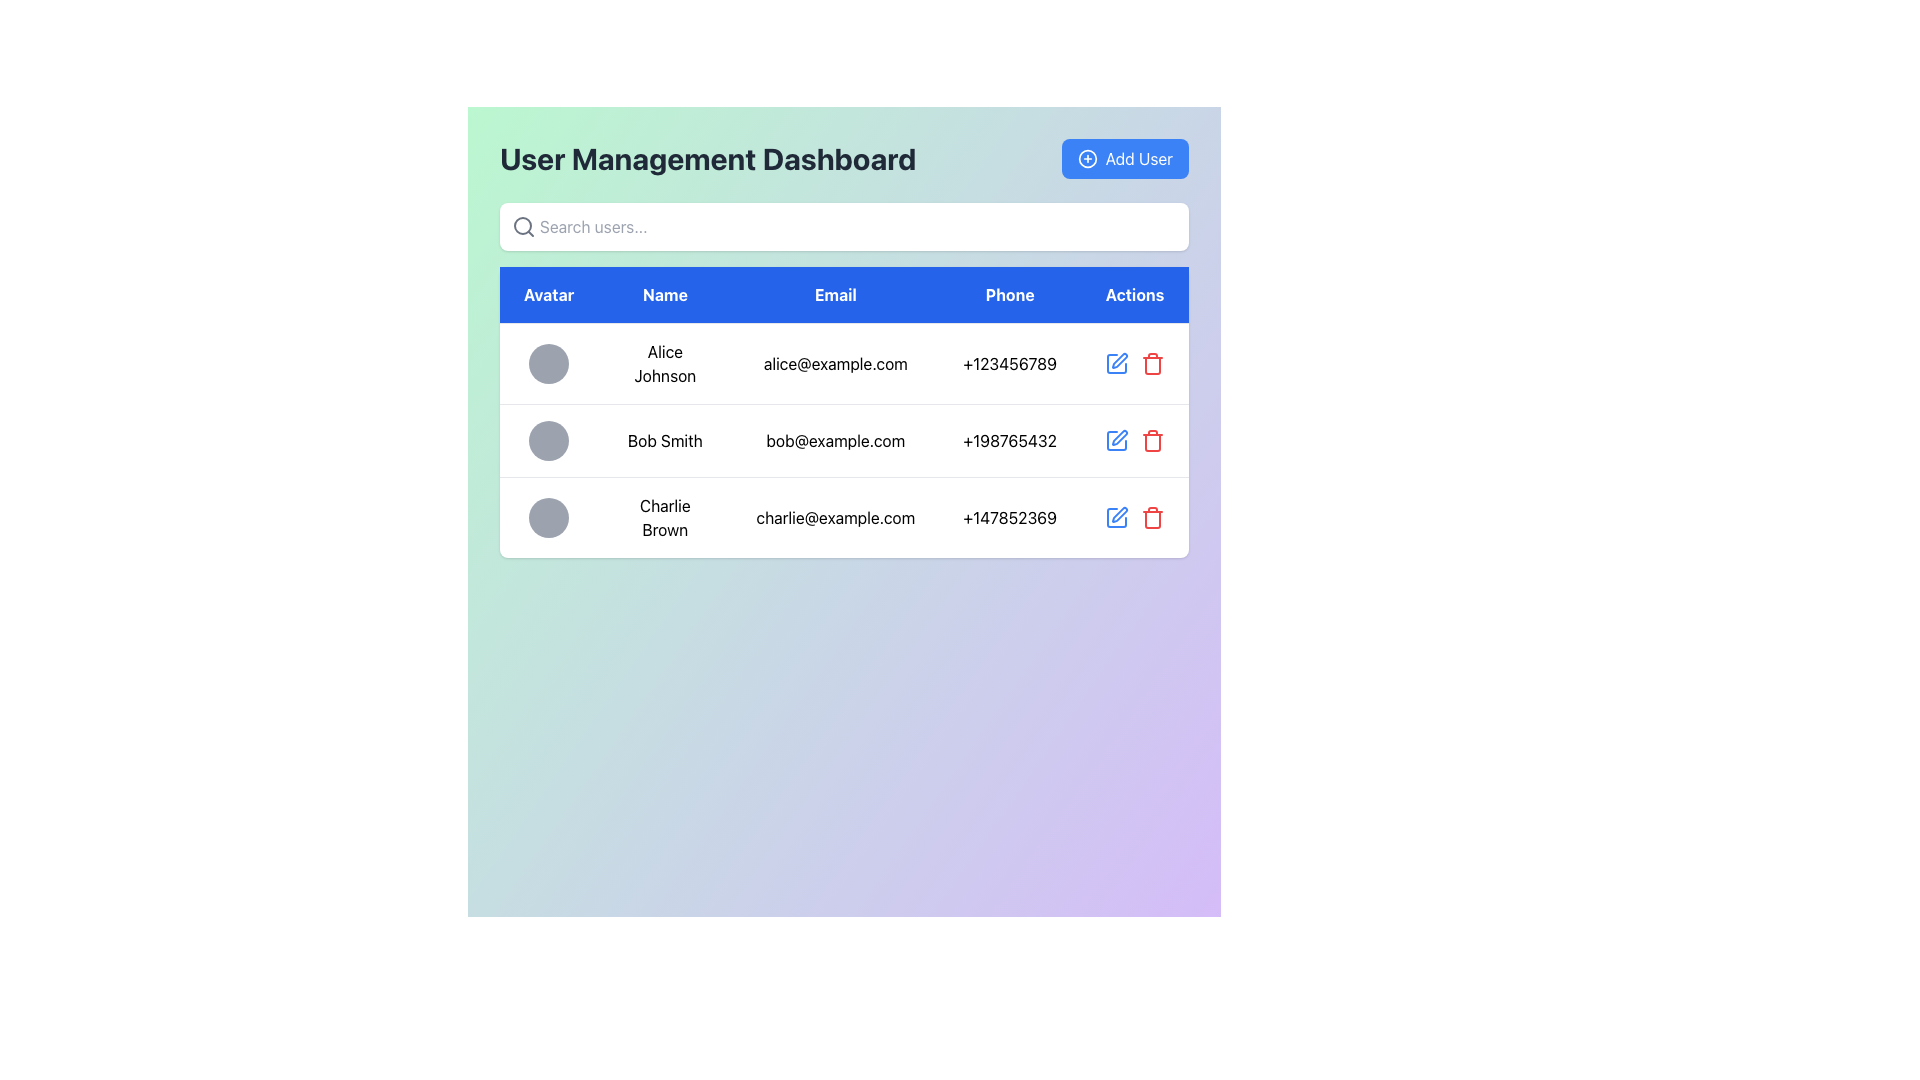 Image resolution: width=1920 pixels, height=1080 pixels. What do you see at coordinates (665, 439) in the screenshot?
I see `the Text Label displaying the name 'Bob Smith'` at bounding box center [665, 439].